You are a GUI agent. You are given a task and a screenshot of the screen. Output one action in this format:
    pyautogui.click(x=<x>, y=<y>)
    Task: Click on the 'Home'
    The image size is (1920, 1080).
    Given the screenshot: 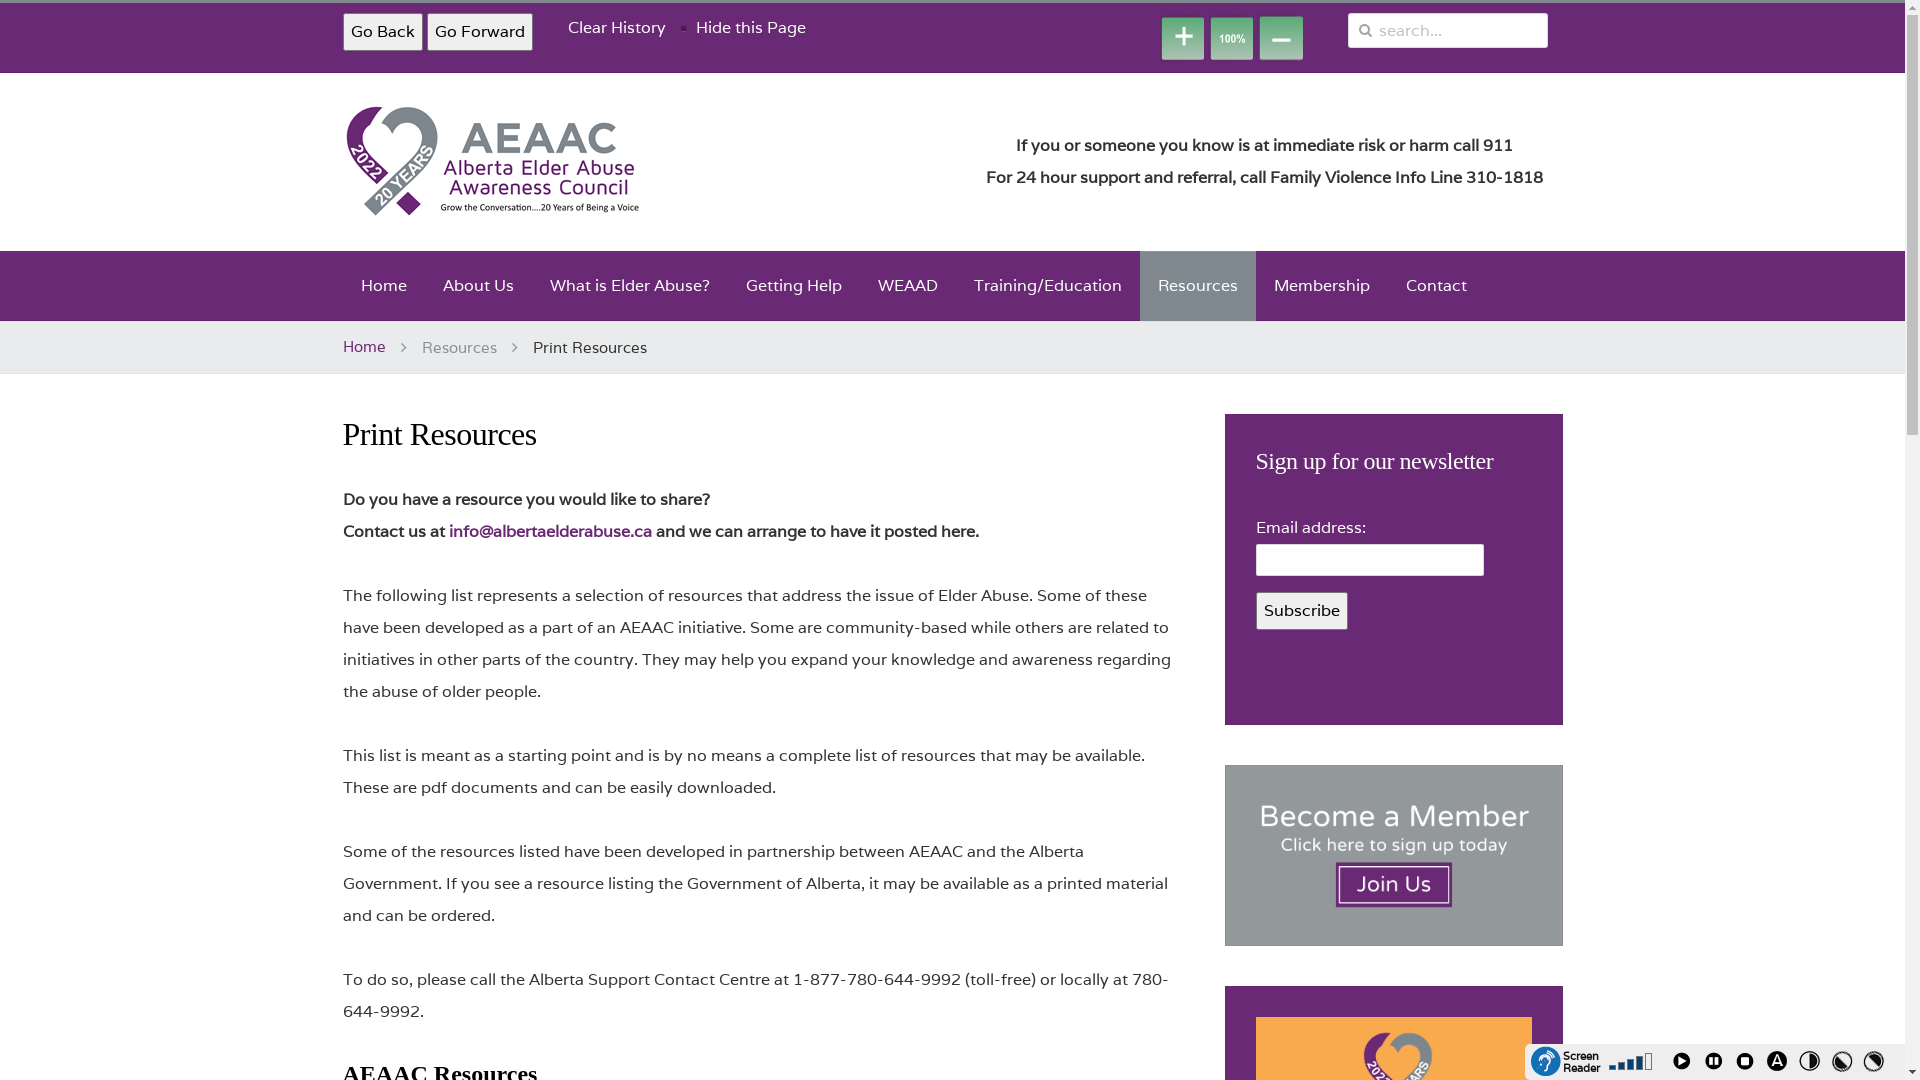 What is the action you would take?
    pyautogui.click(x=341, y=285)
    